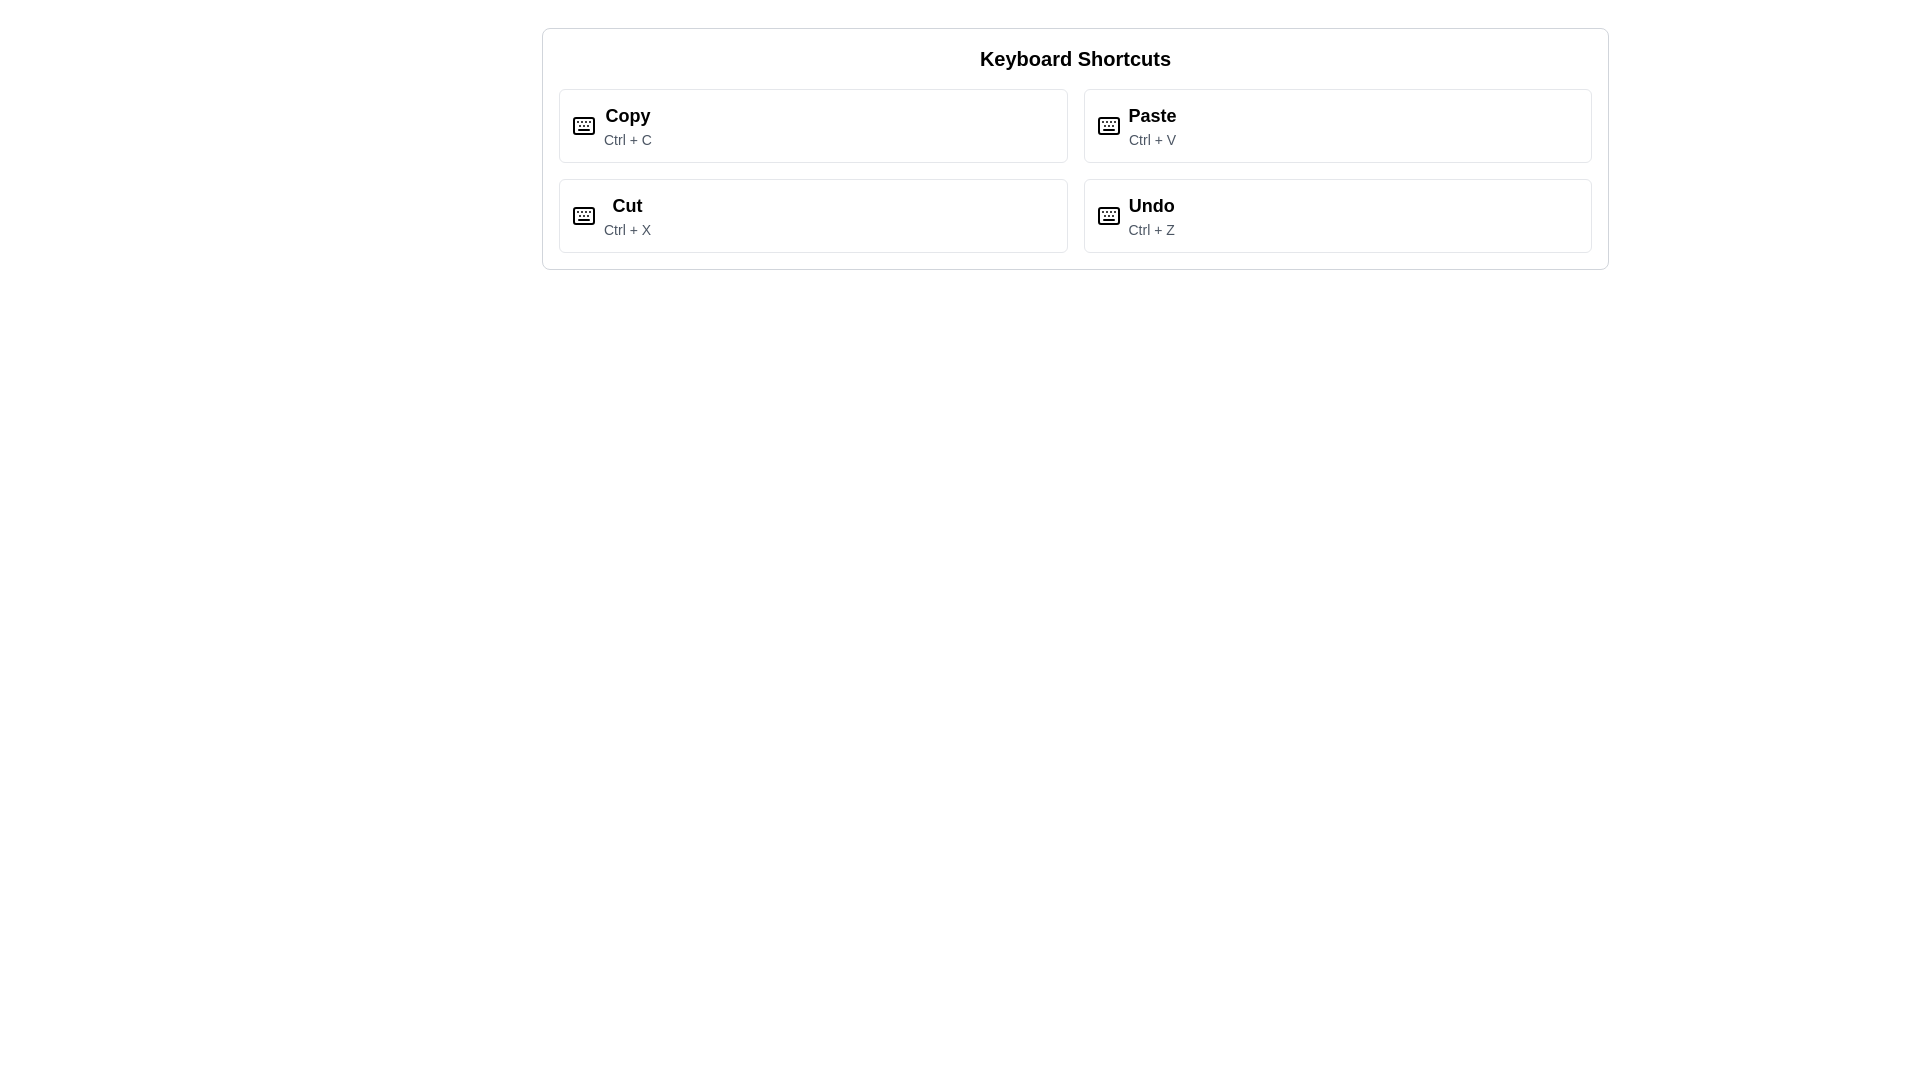 Image resolution: width=1920 pixels, height=1080 pixels. What do you see at coordinates (626, 216) in the screenshot?
I see `the 'Cut' keyboard shortcut label, which is the second option in the list of shortcuts, located between 'Copy' and 'Paste'` at bounding box center [626, 216].